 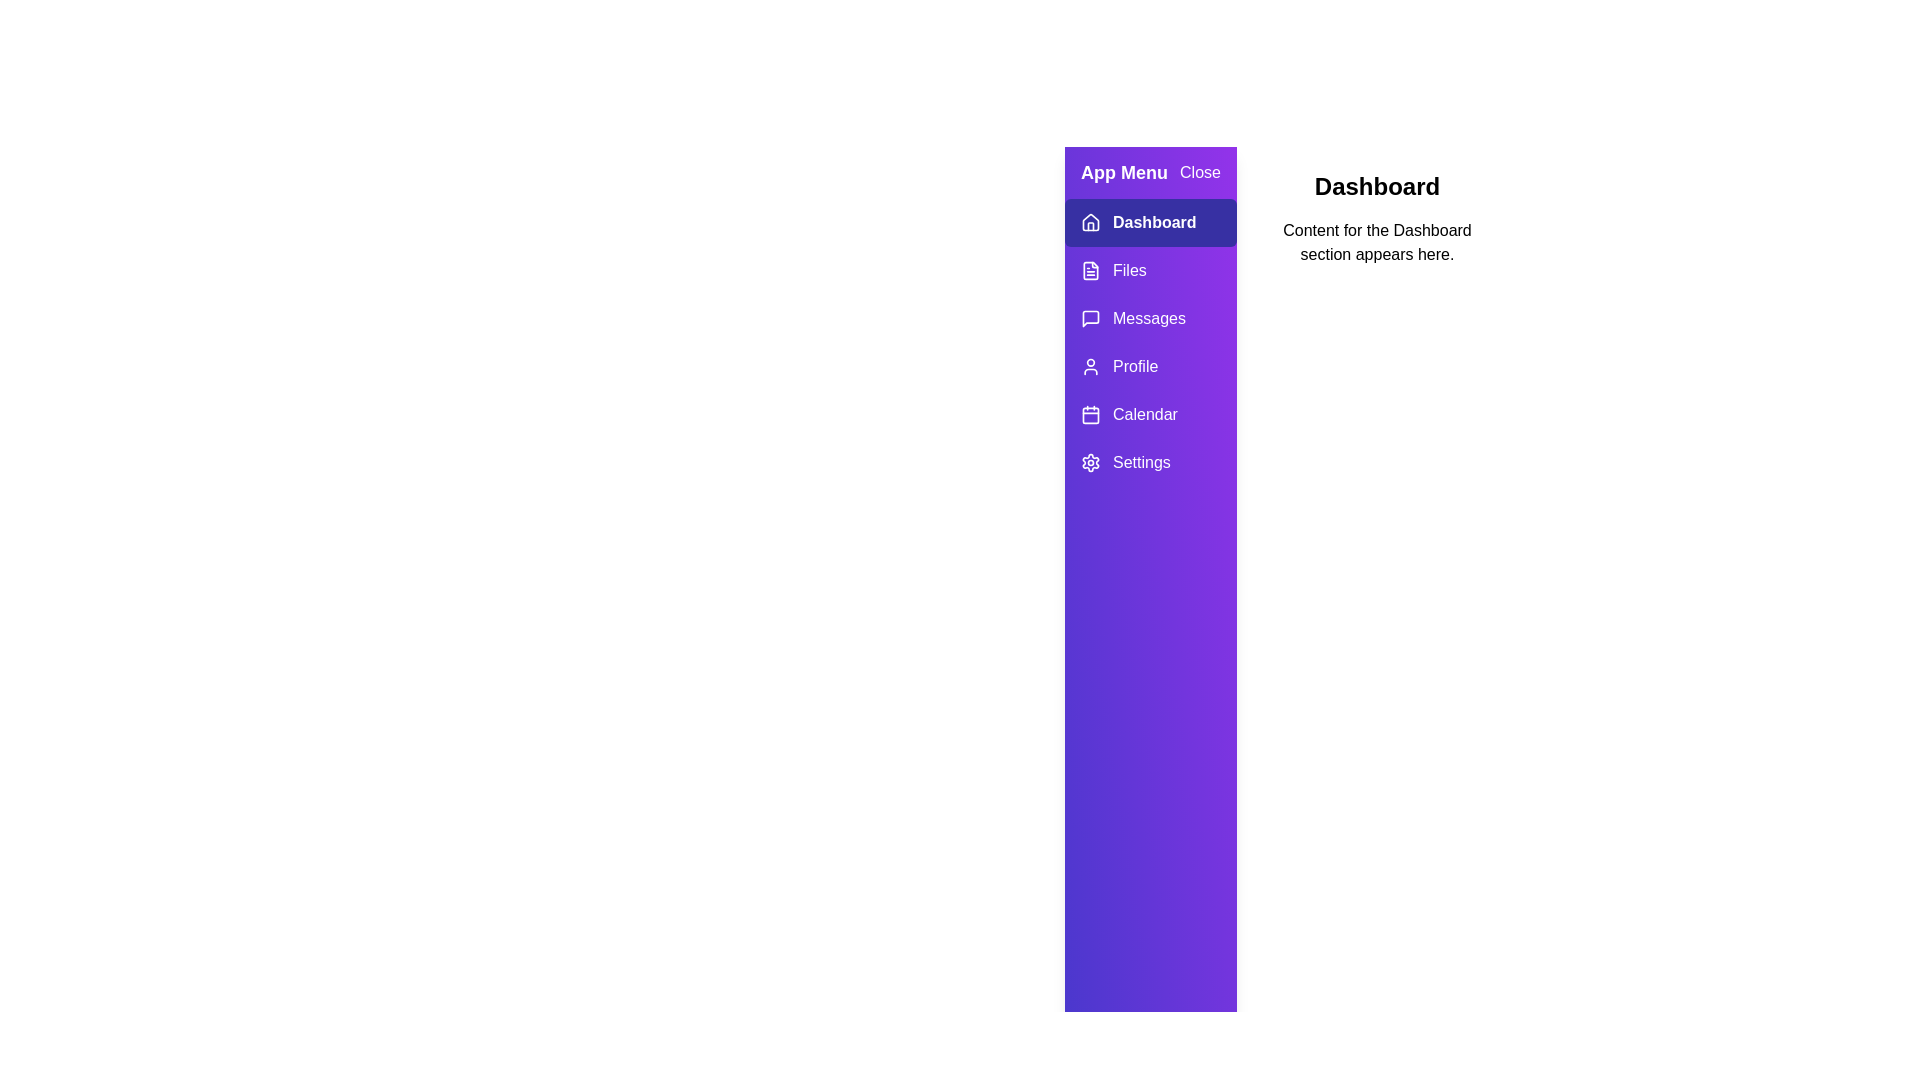 What do you see at coordinates (1151, 366) in the screenshot?
I see `the tab labeled Profile in the drawer` at bounding box center [1151, 366].